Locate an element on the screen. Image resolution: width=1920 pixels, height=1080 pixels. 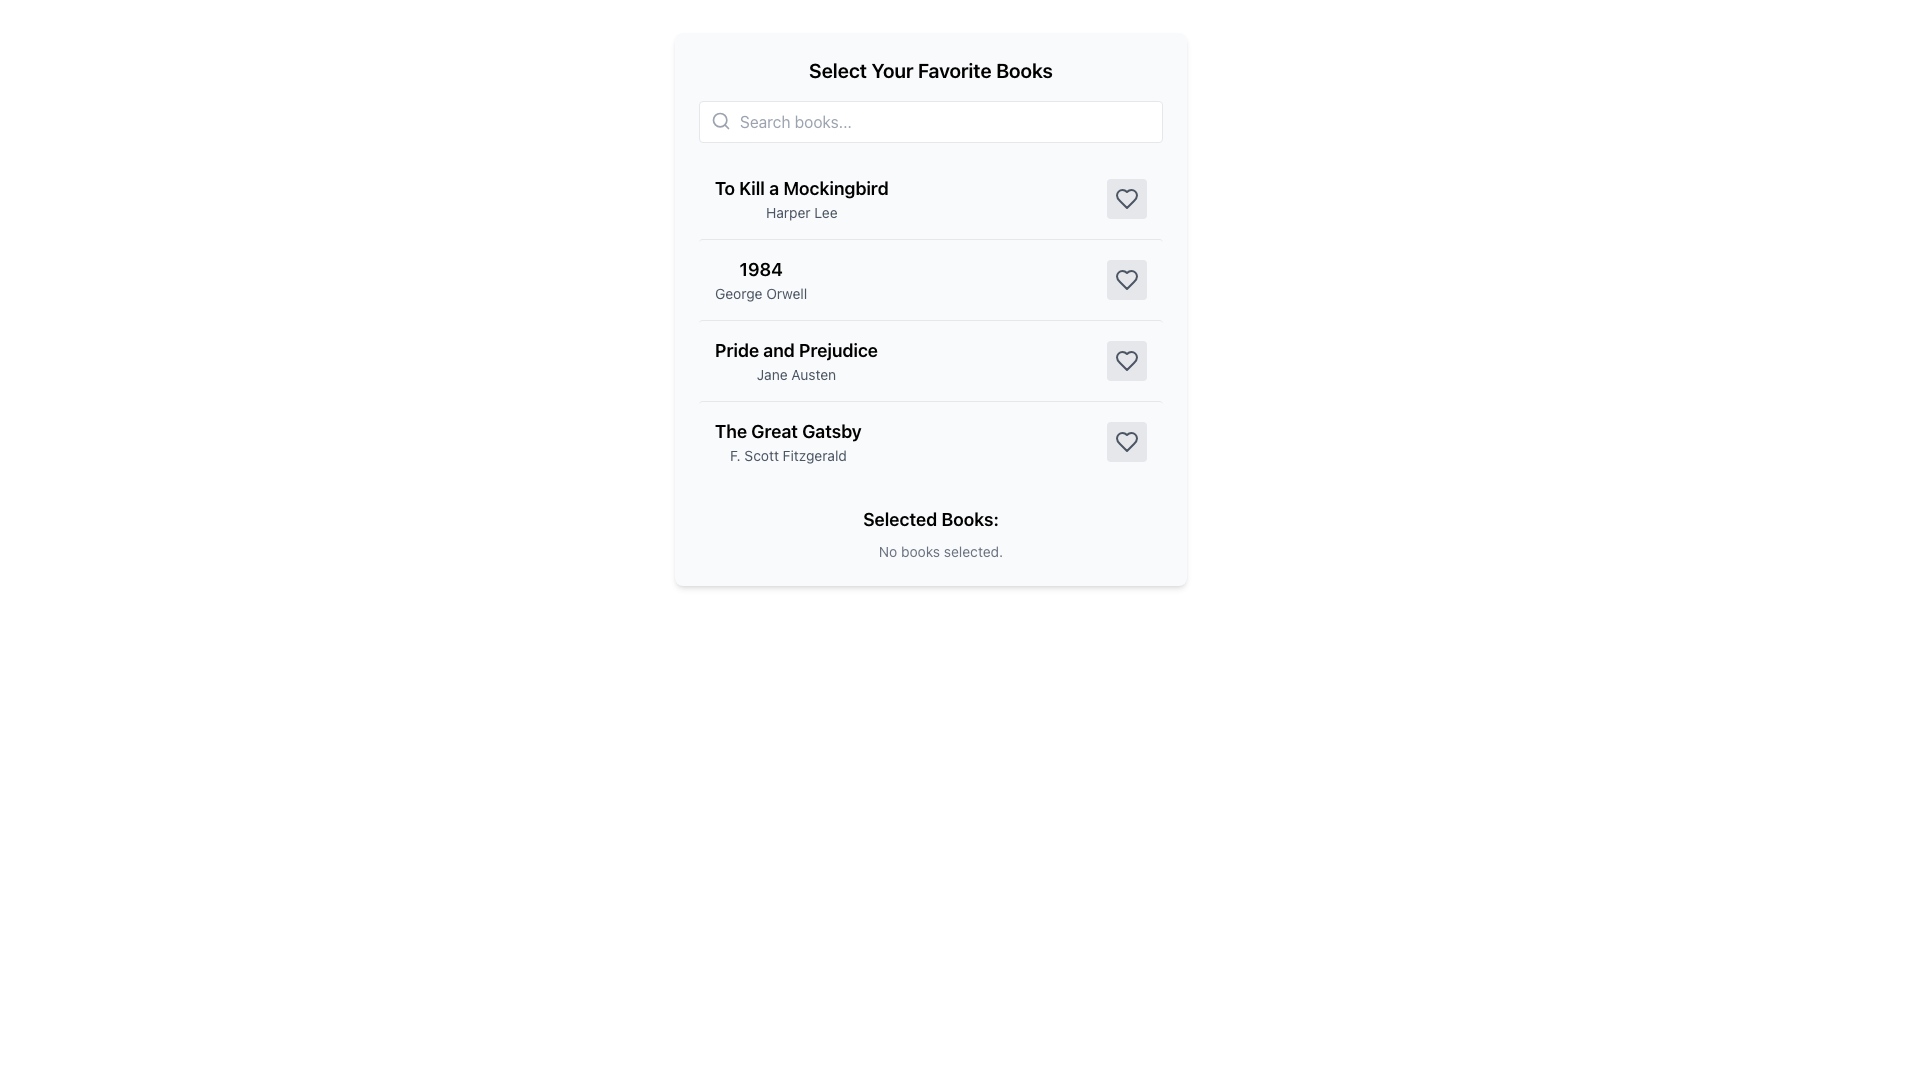
the heart-shaped icon button outlined with a dark gray stroke, located to the right of the book titled 'Pride and Prejudice' by Jane Austen, to favorite or unfavorite the associated book is located at coordinates (1127, 361).